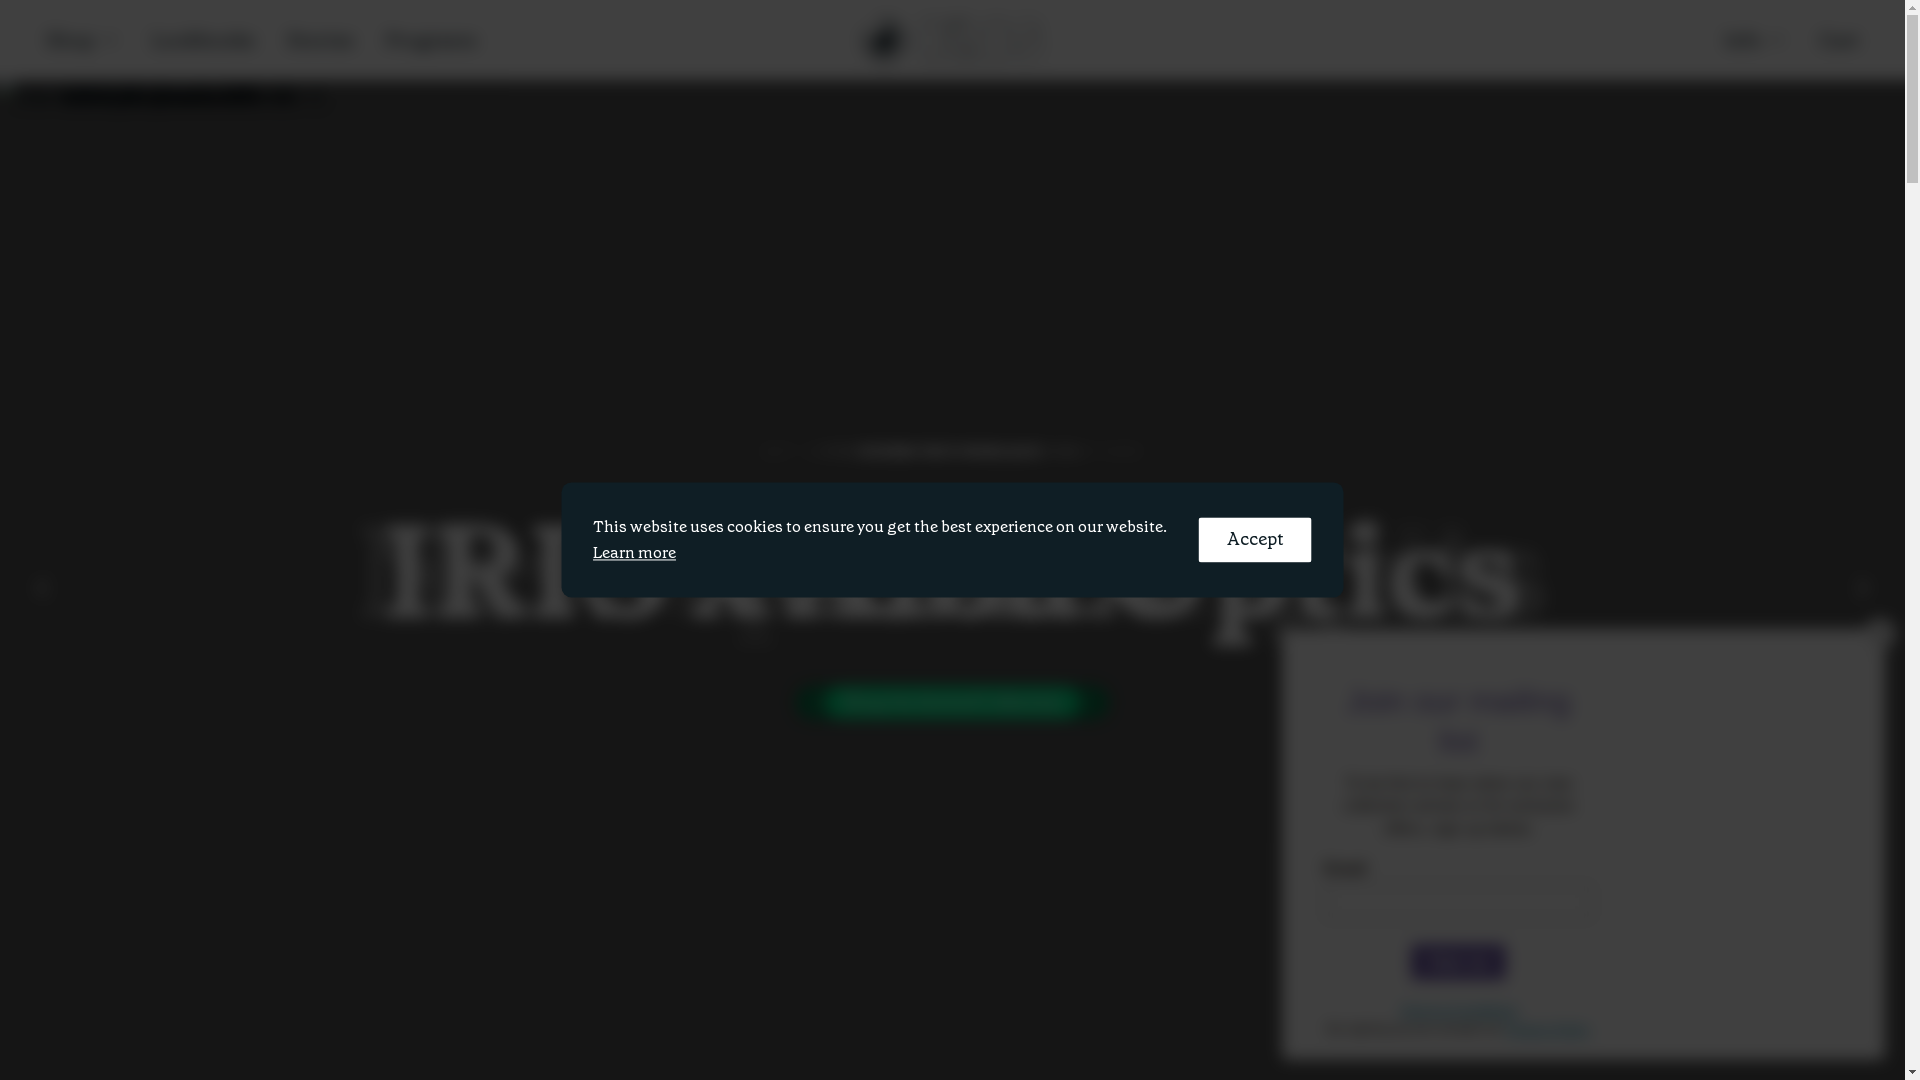  Describe the element at coordinates (592, 552) in the screenshot. I see `'Learn more'` at that location.